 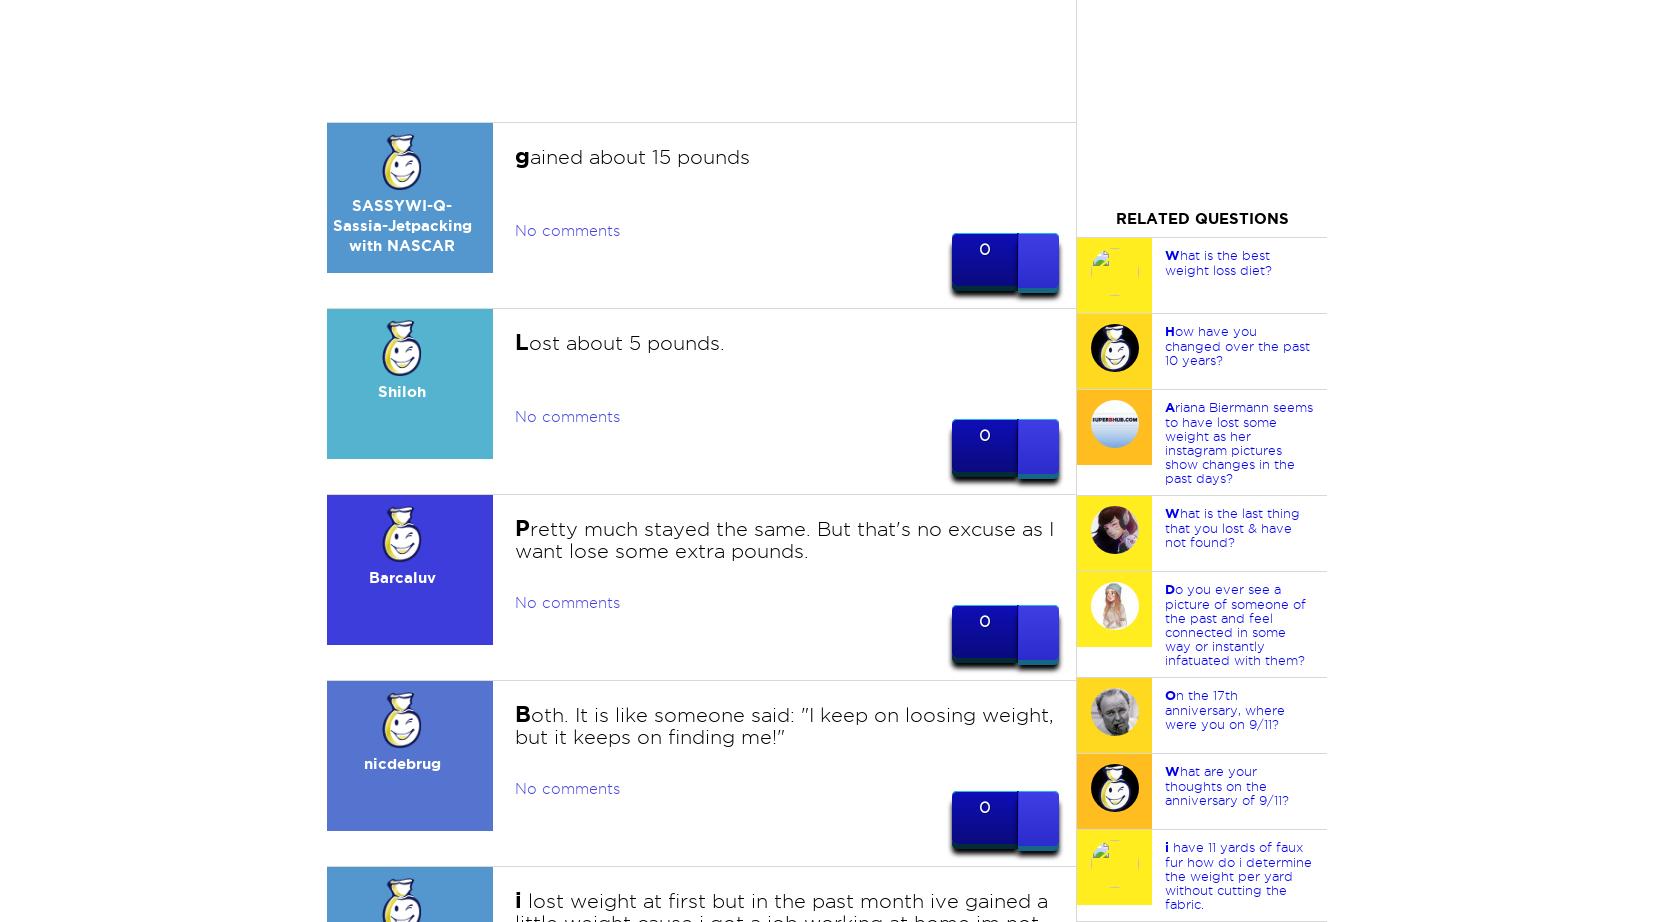 What do you see at coordinates (400, 577) in the screenshot?
I see `'Barcaluv'` at bounding box center [400, 577].